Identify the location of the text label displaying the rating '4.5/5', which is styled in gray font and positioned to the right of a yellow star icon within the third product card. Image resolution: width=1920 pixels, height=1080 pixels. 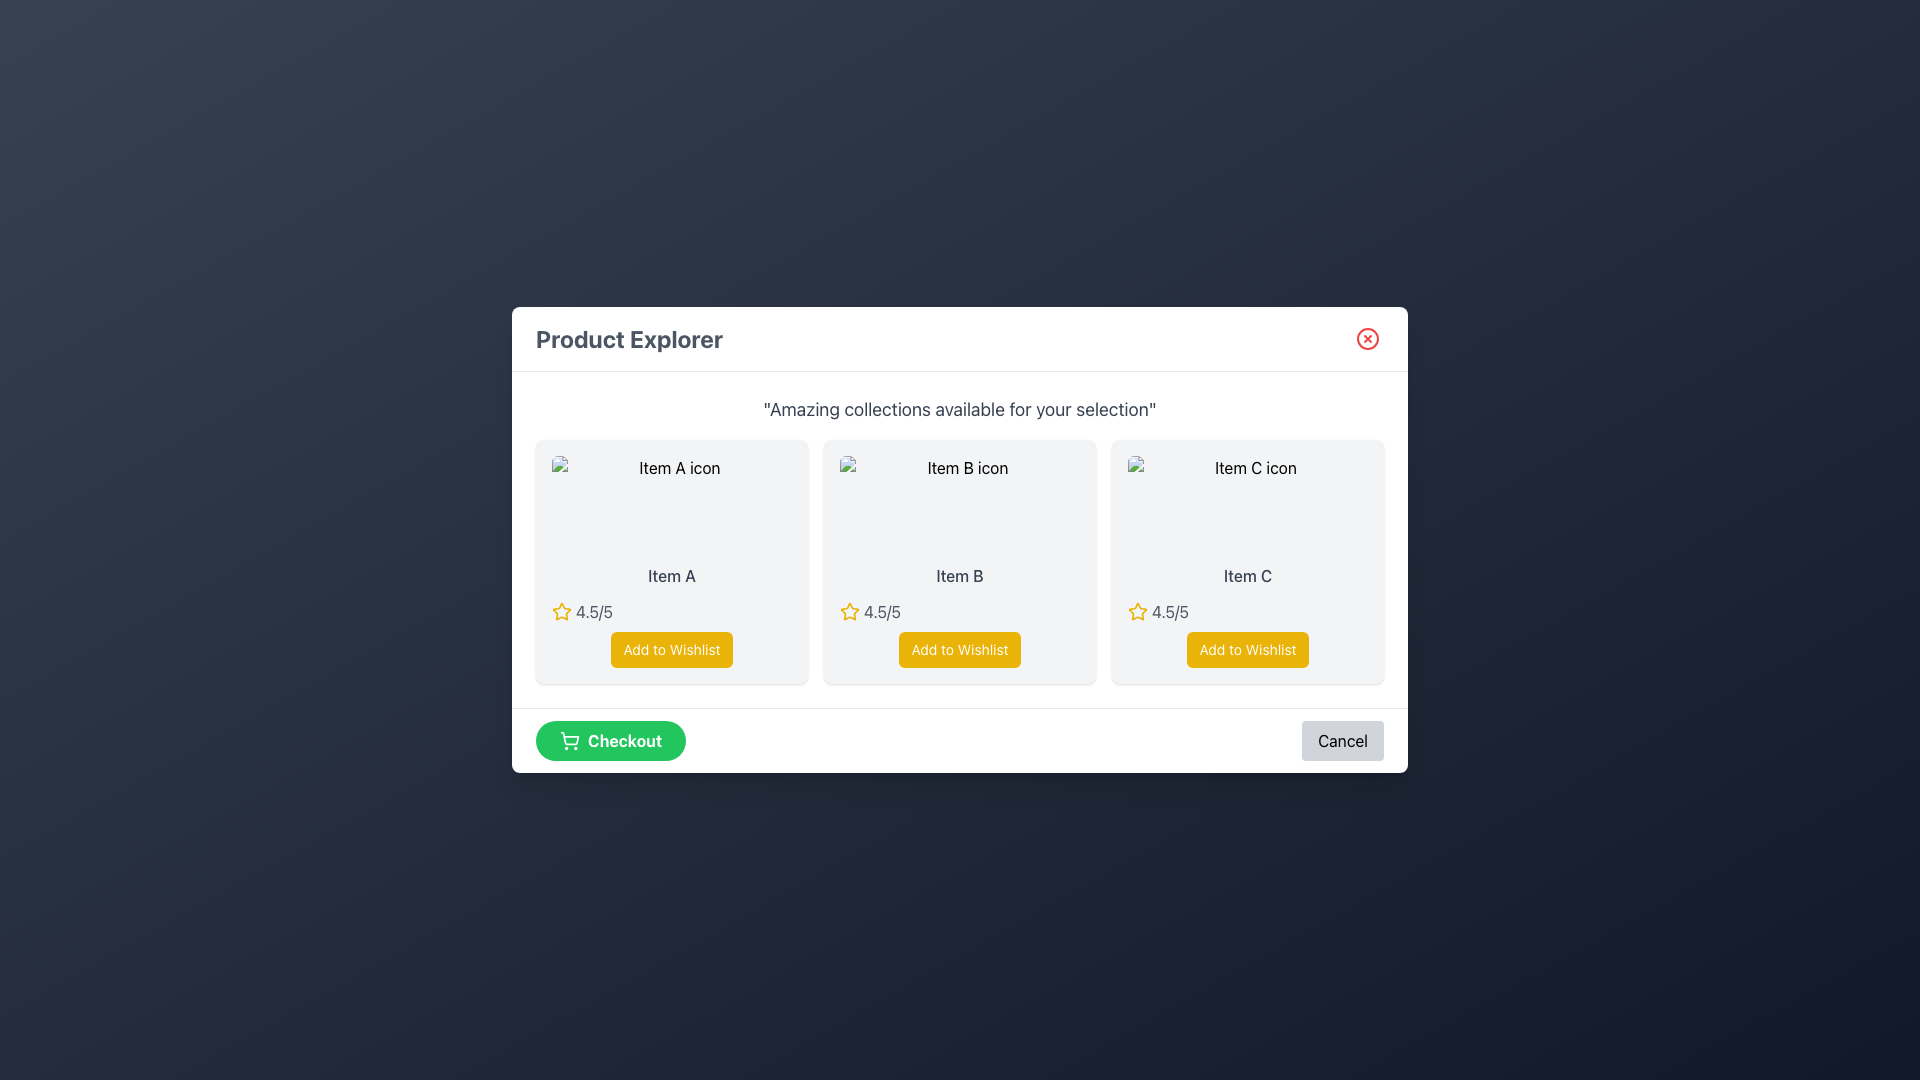
(1170, 611).